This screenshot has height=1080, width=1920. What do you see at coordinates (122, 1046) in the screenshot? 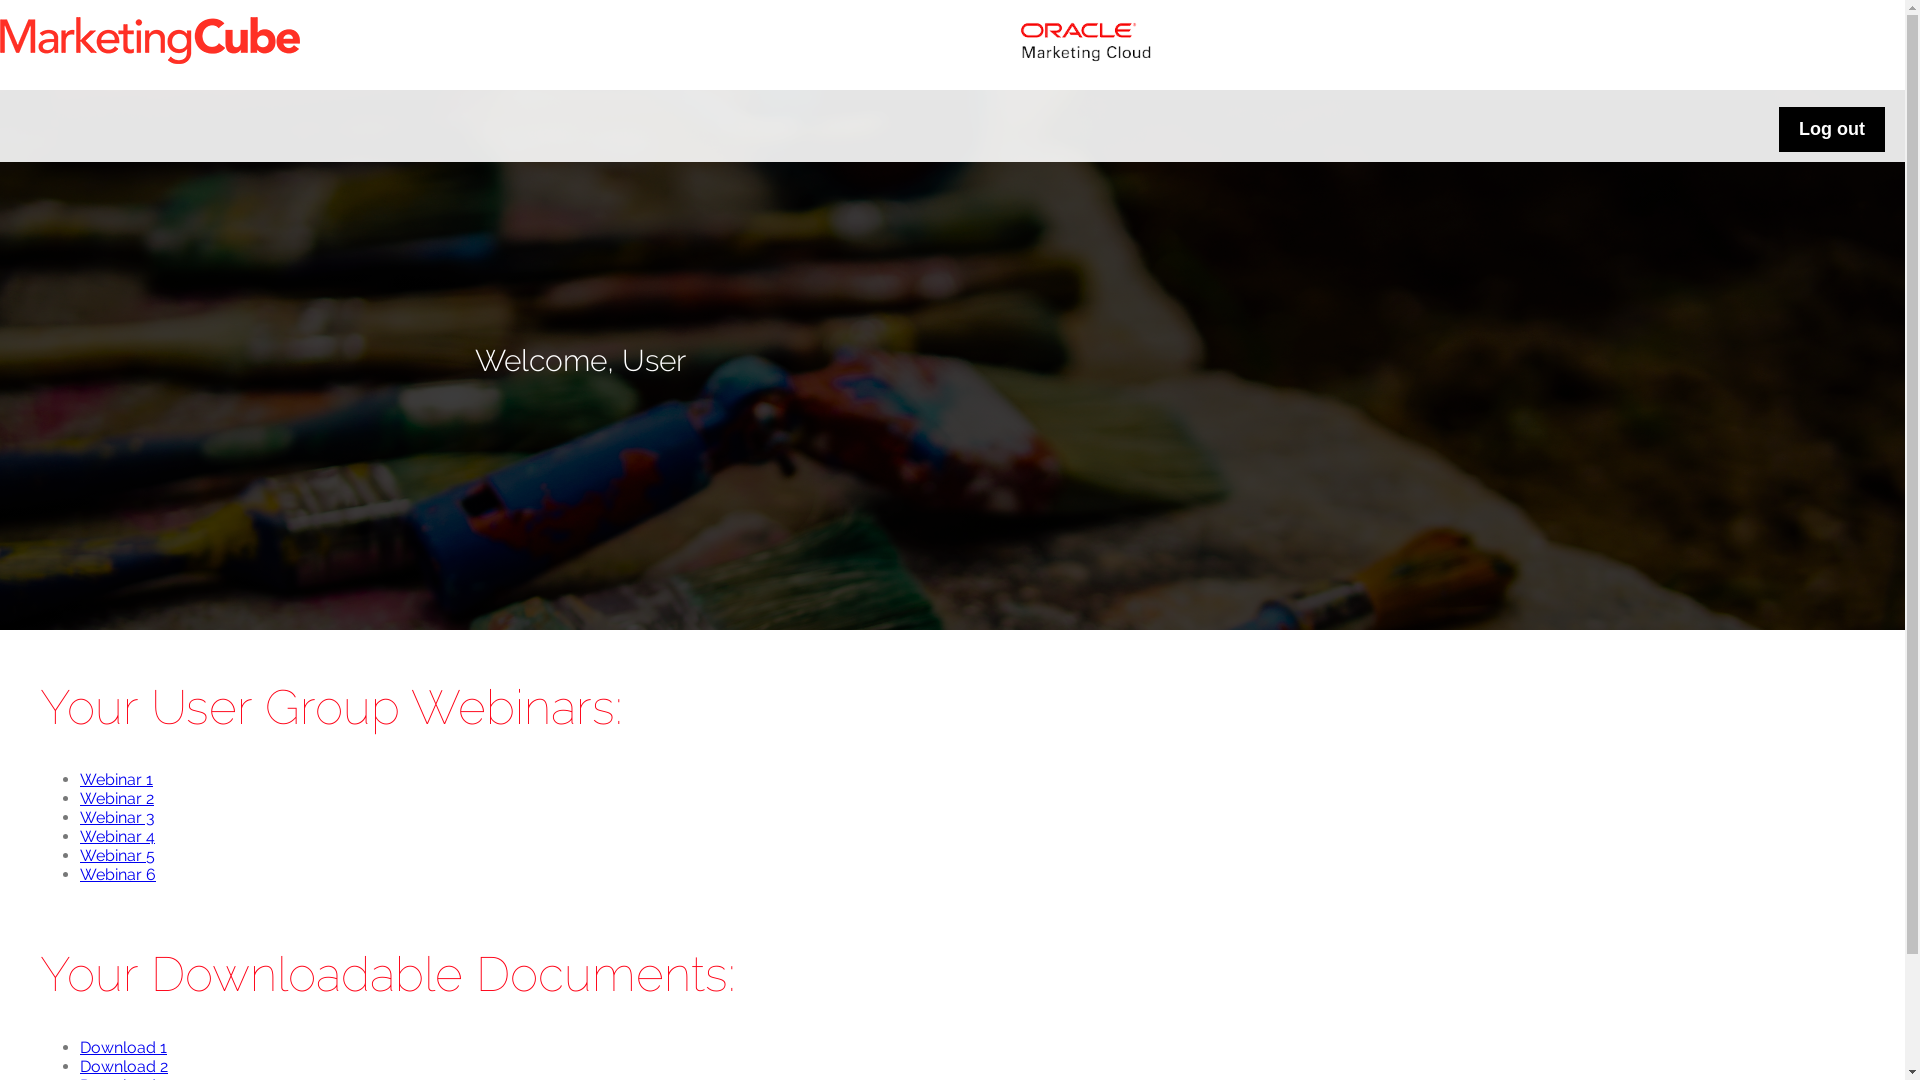
I see `'Download 1'` at bounding box center [122, 1046].